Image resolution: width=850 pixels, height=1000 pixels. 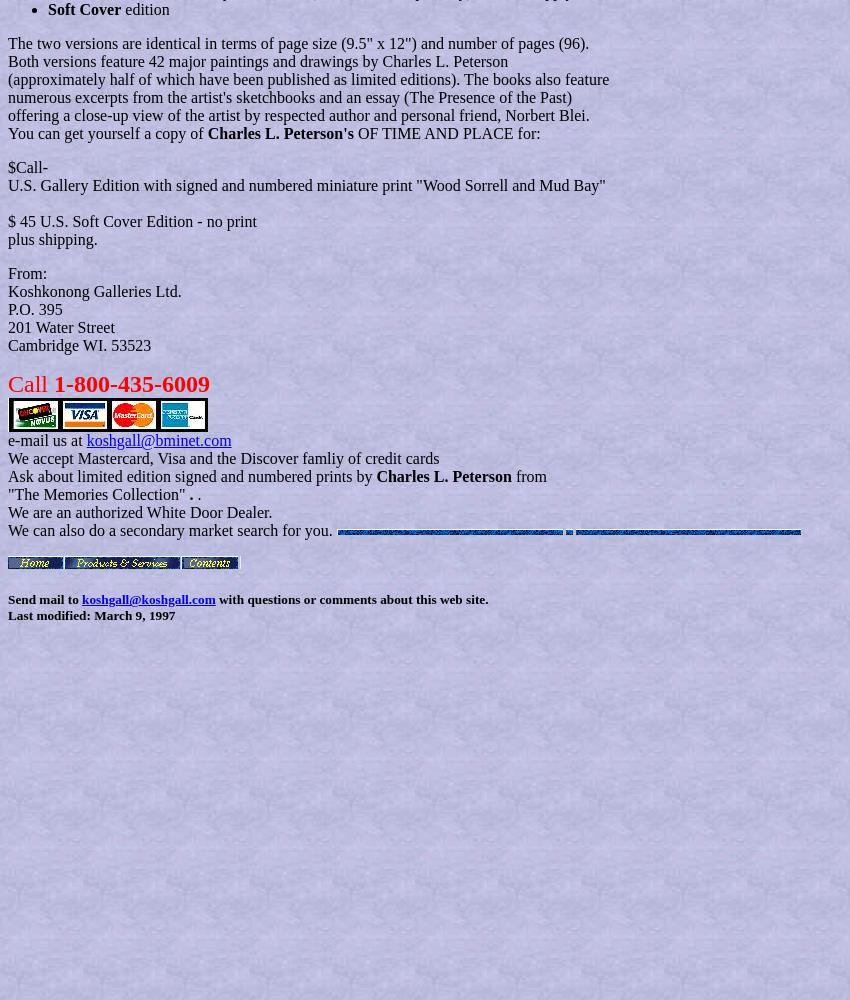 What do you see at coordinates (6, 114) in the screenshot?
I see `'offering a close-up view of the artist by respected author and
personal friend, Norbert Blei.'` at bounding box center [6, 114].